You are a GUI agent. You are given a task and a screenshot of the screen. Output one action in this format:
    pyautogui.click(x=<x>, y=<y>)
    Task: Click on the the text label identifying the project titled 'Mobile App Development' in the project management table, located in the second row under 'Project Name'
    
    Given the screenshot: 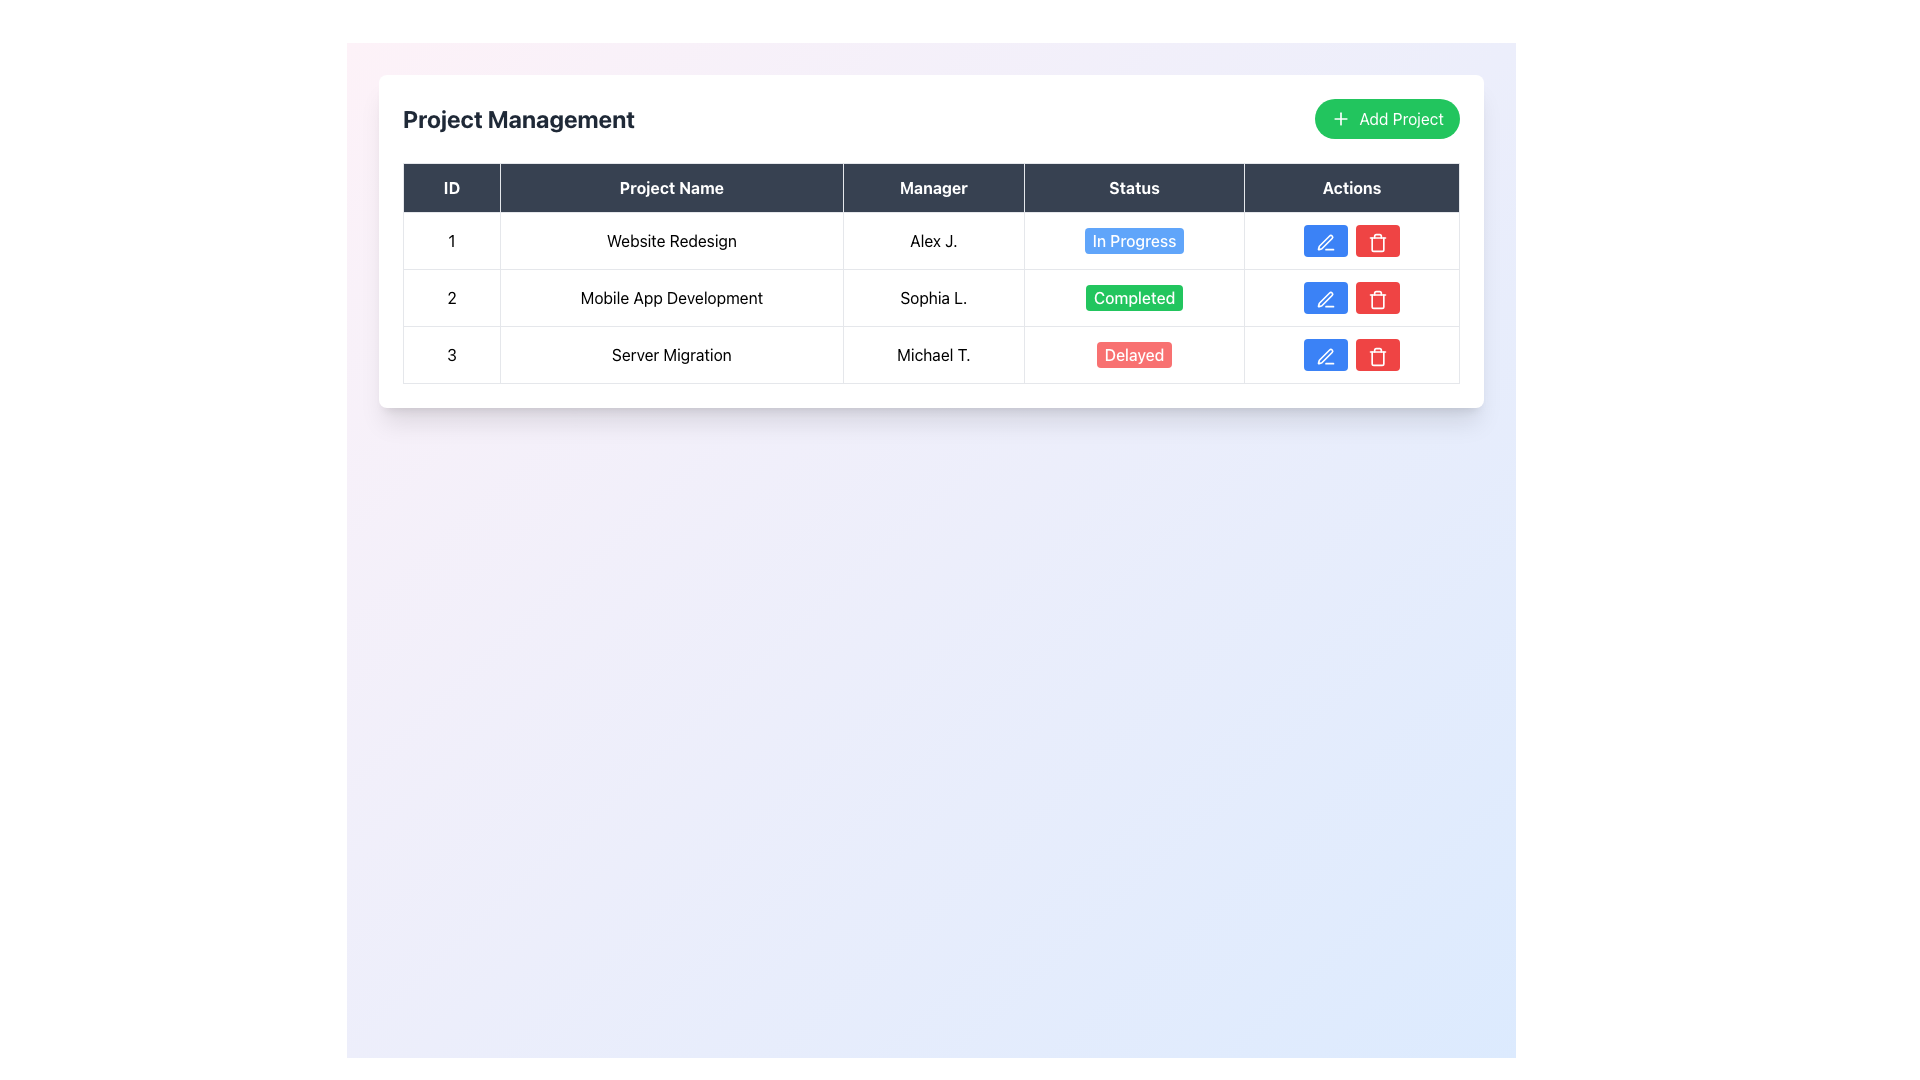 What is the action you would take?
    pyautogui.click(x=671, y=297)
    